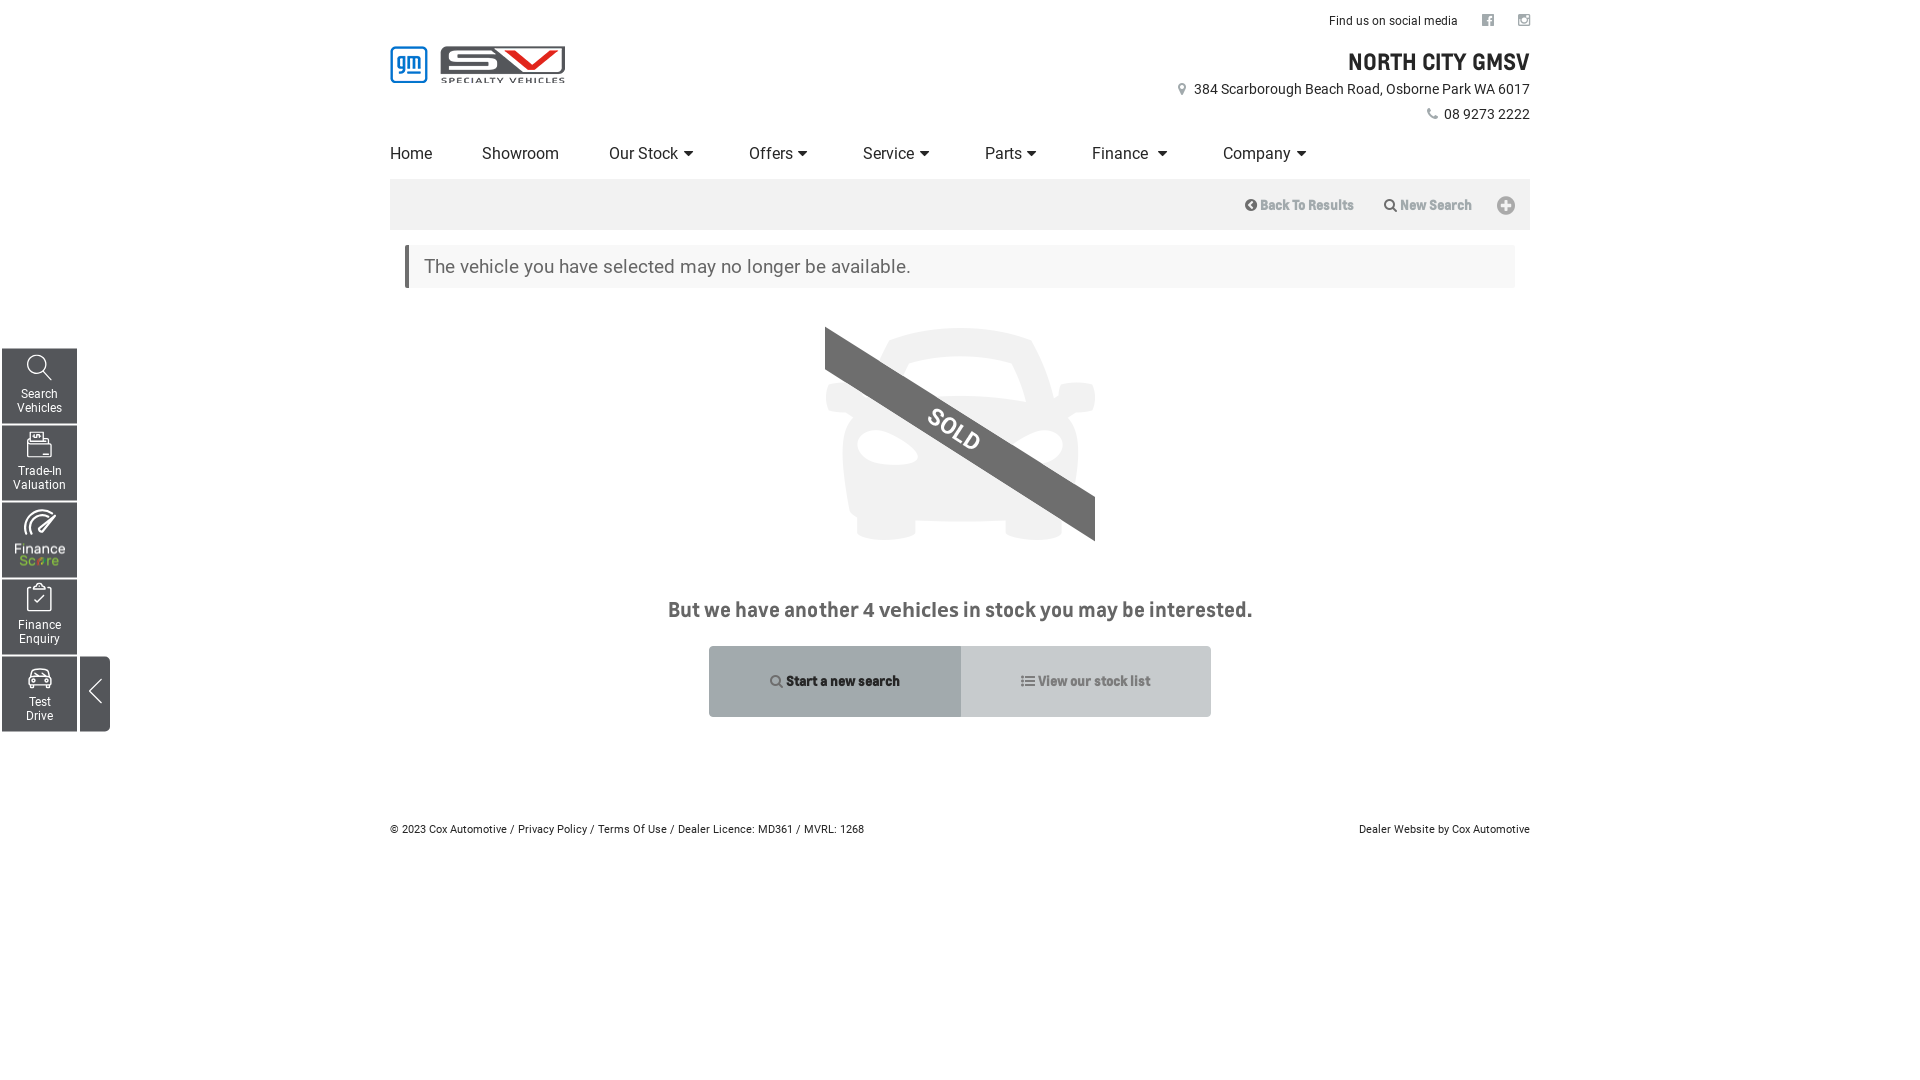 This screenshot has width=1920, height=1080. What do you see at coordinates (1266, 153) in the screenshot?
I see `'Company'` at bounding box center [1266, 153].